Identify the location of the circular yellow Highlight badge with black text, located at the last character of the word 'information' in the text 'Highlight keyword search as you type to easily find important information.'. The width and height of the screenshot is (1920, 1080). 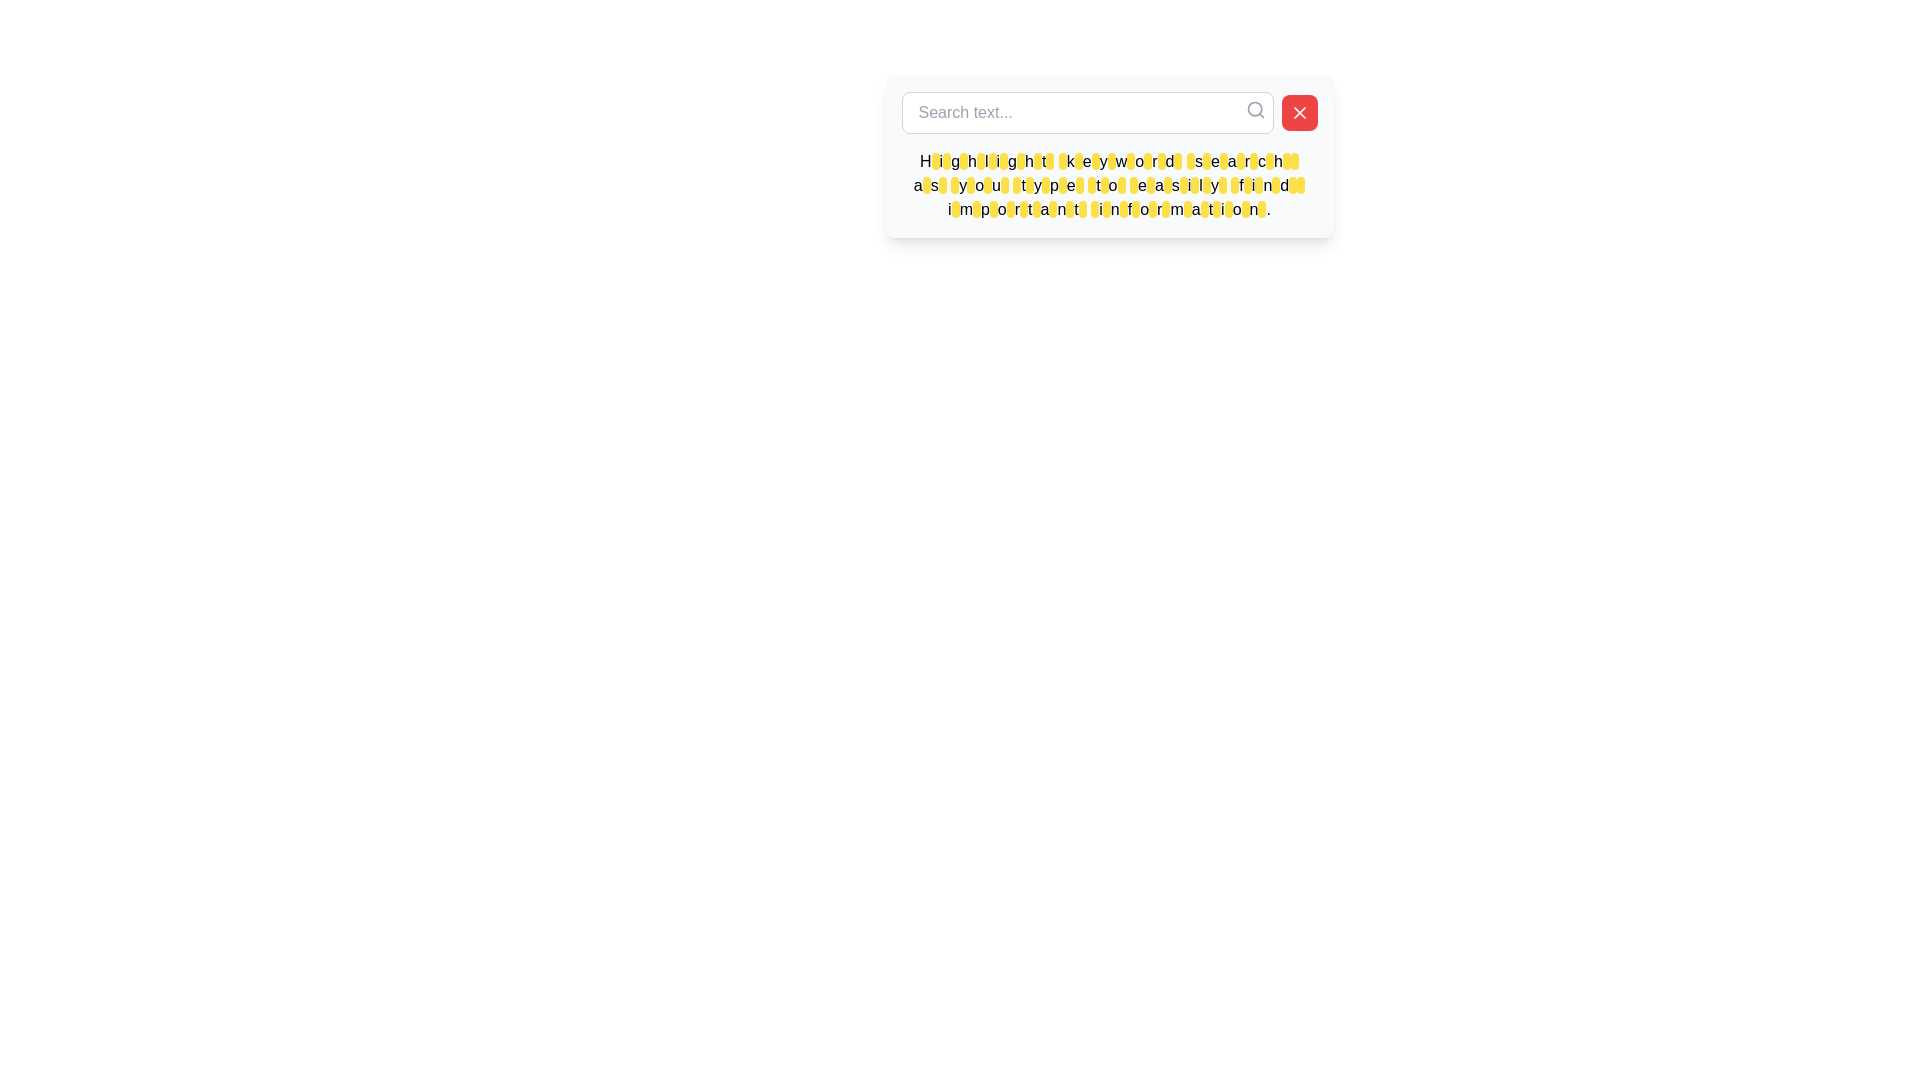
(1203, 209).